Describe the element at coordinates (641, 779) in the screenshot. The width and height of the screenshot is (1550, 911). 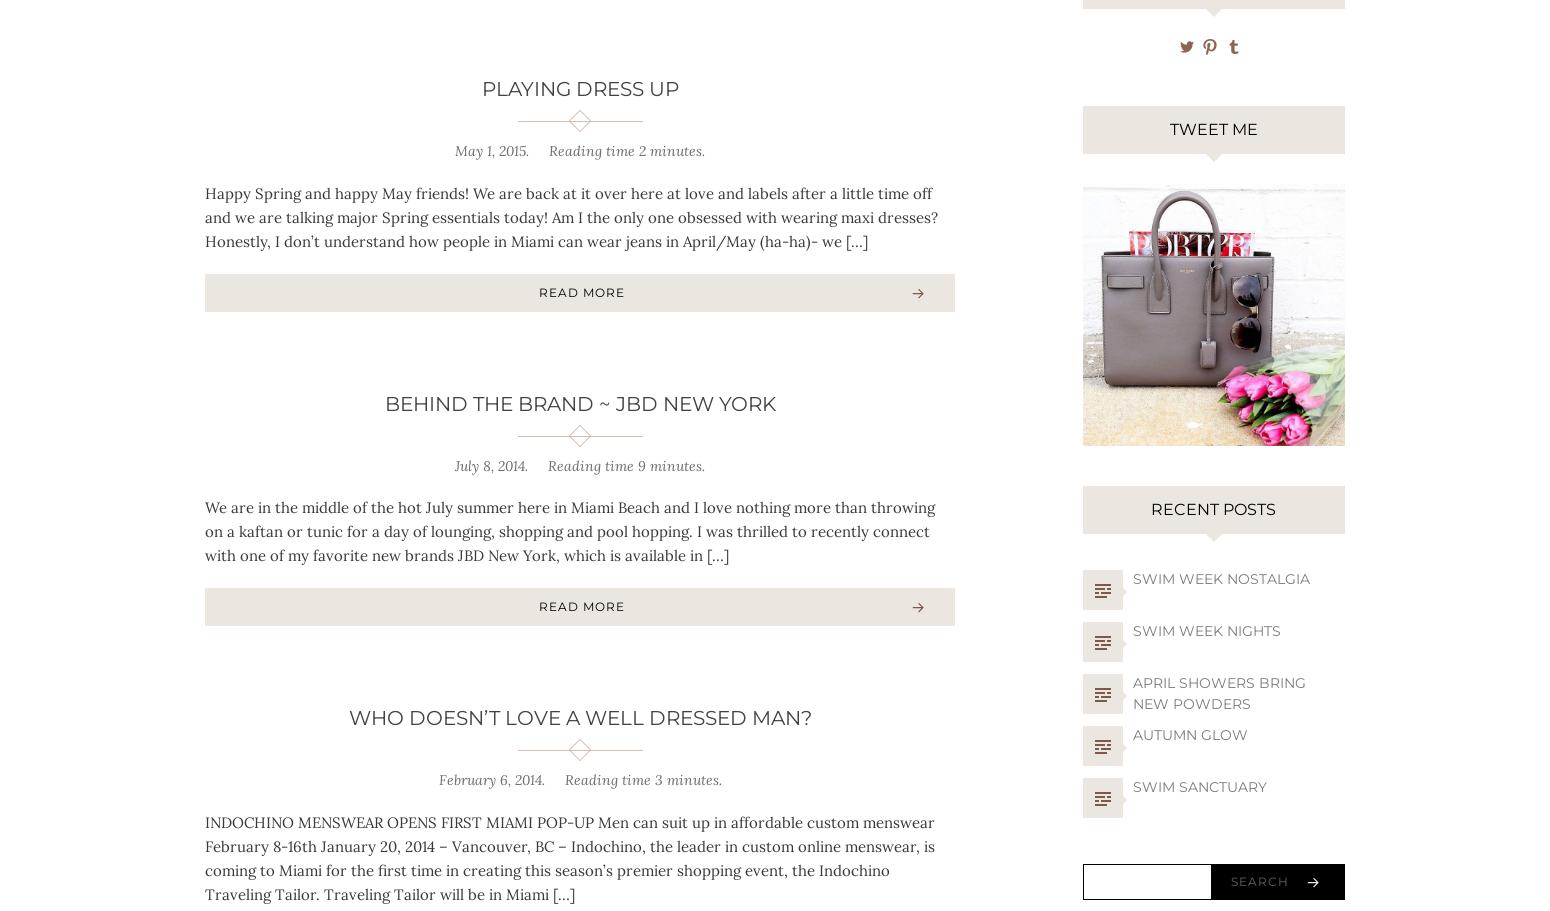
I see `'Reading time 3 minutes.'` at that location.